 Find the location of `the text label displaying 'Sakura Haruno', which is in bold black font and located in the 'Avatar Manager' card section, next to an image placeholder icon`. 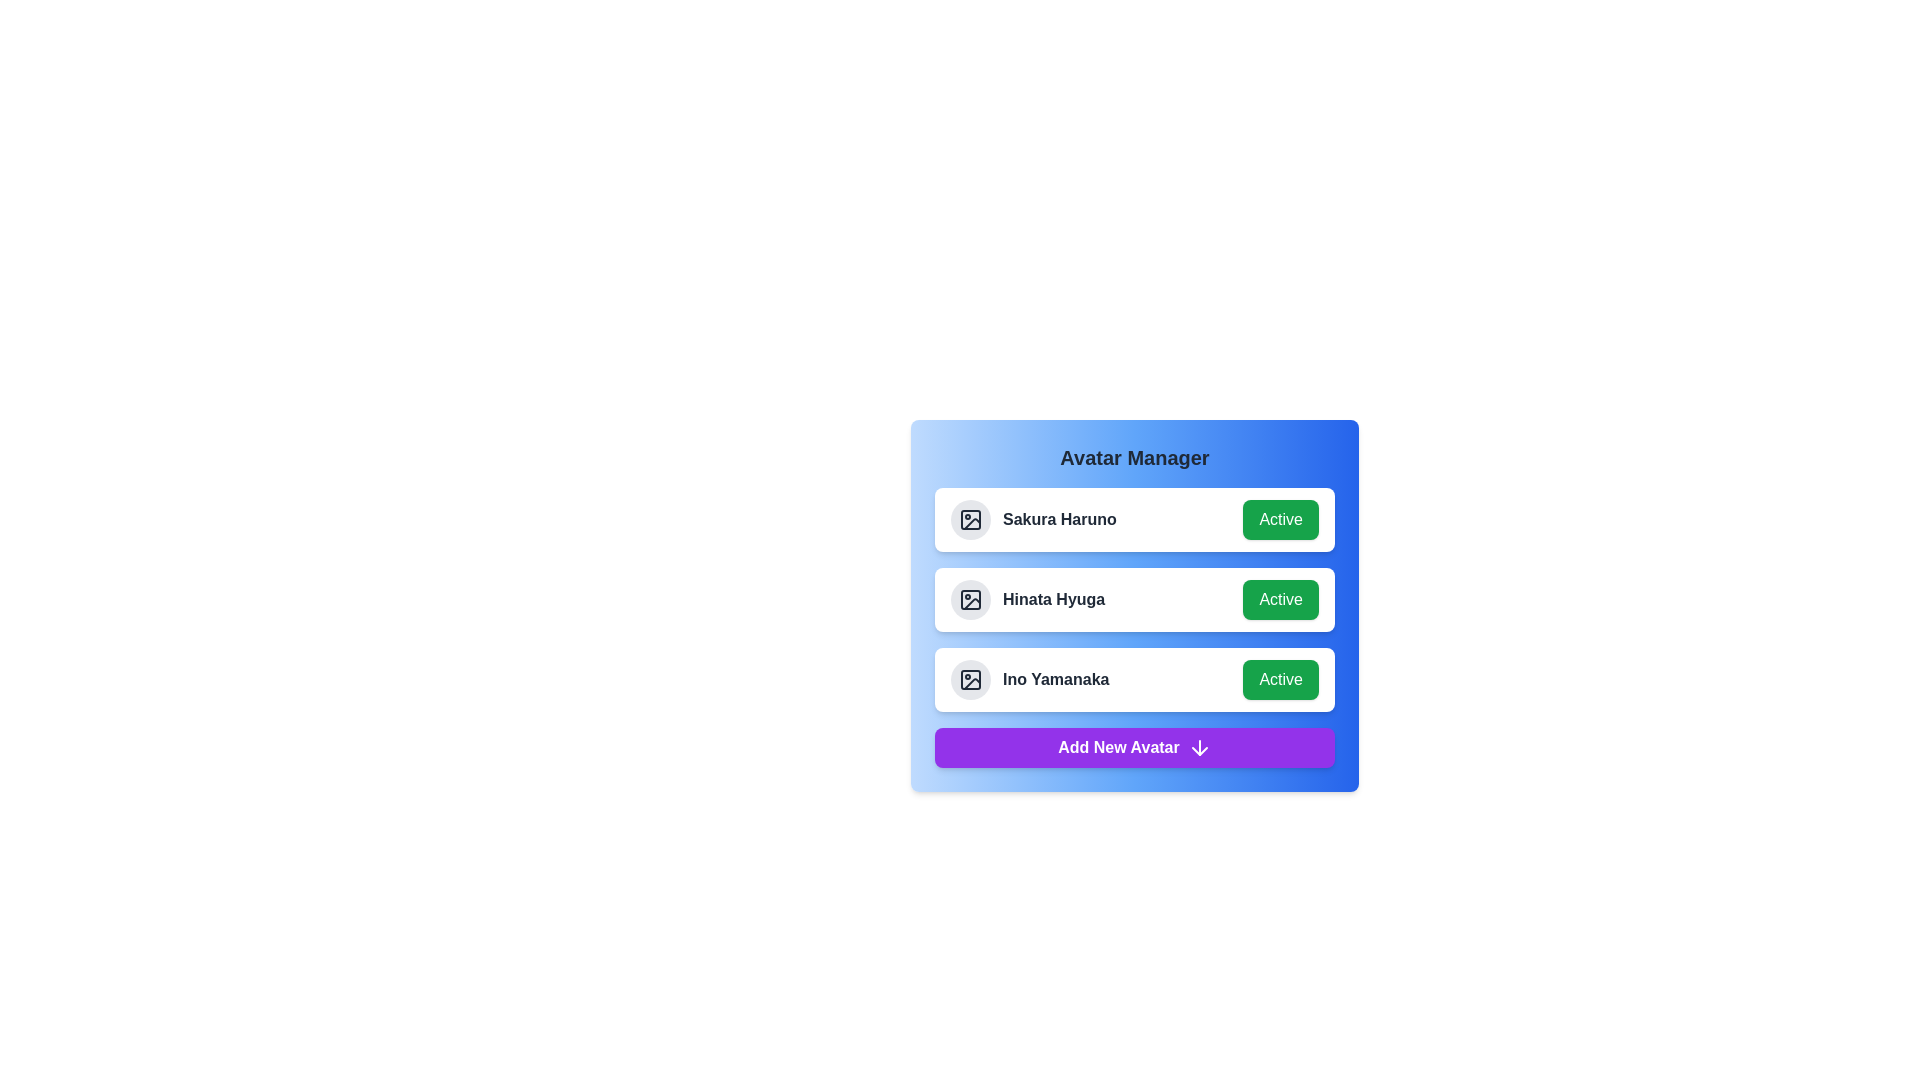

the text label displaying 'Sakura Haruno', which is in bold black font and located in the 'Avatar Manager' card section, next to an image placeholder icon is located at coordinates (1033, 519).